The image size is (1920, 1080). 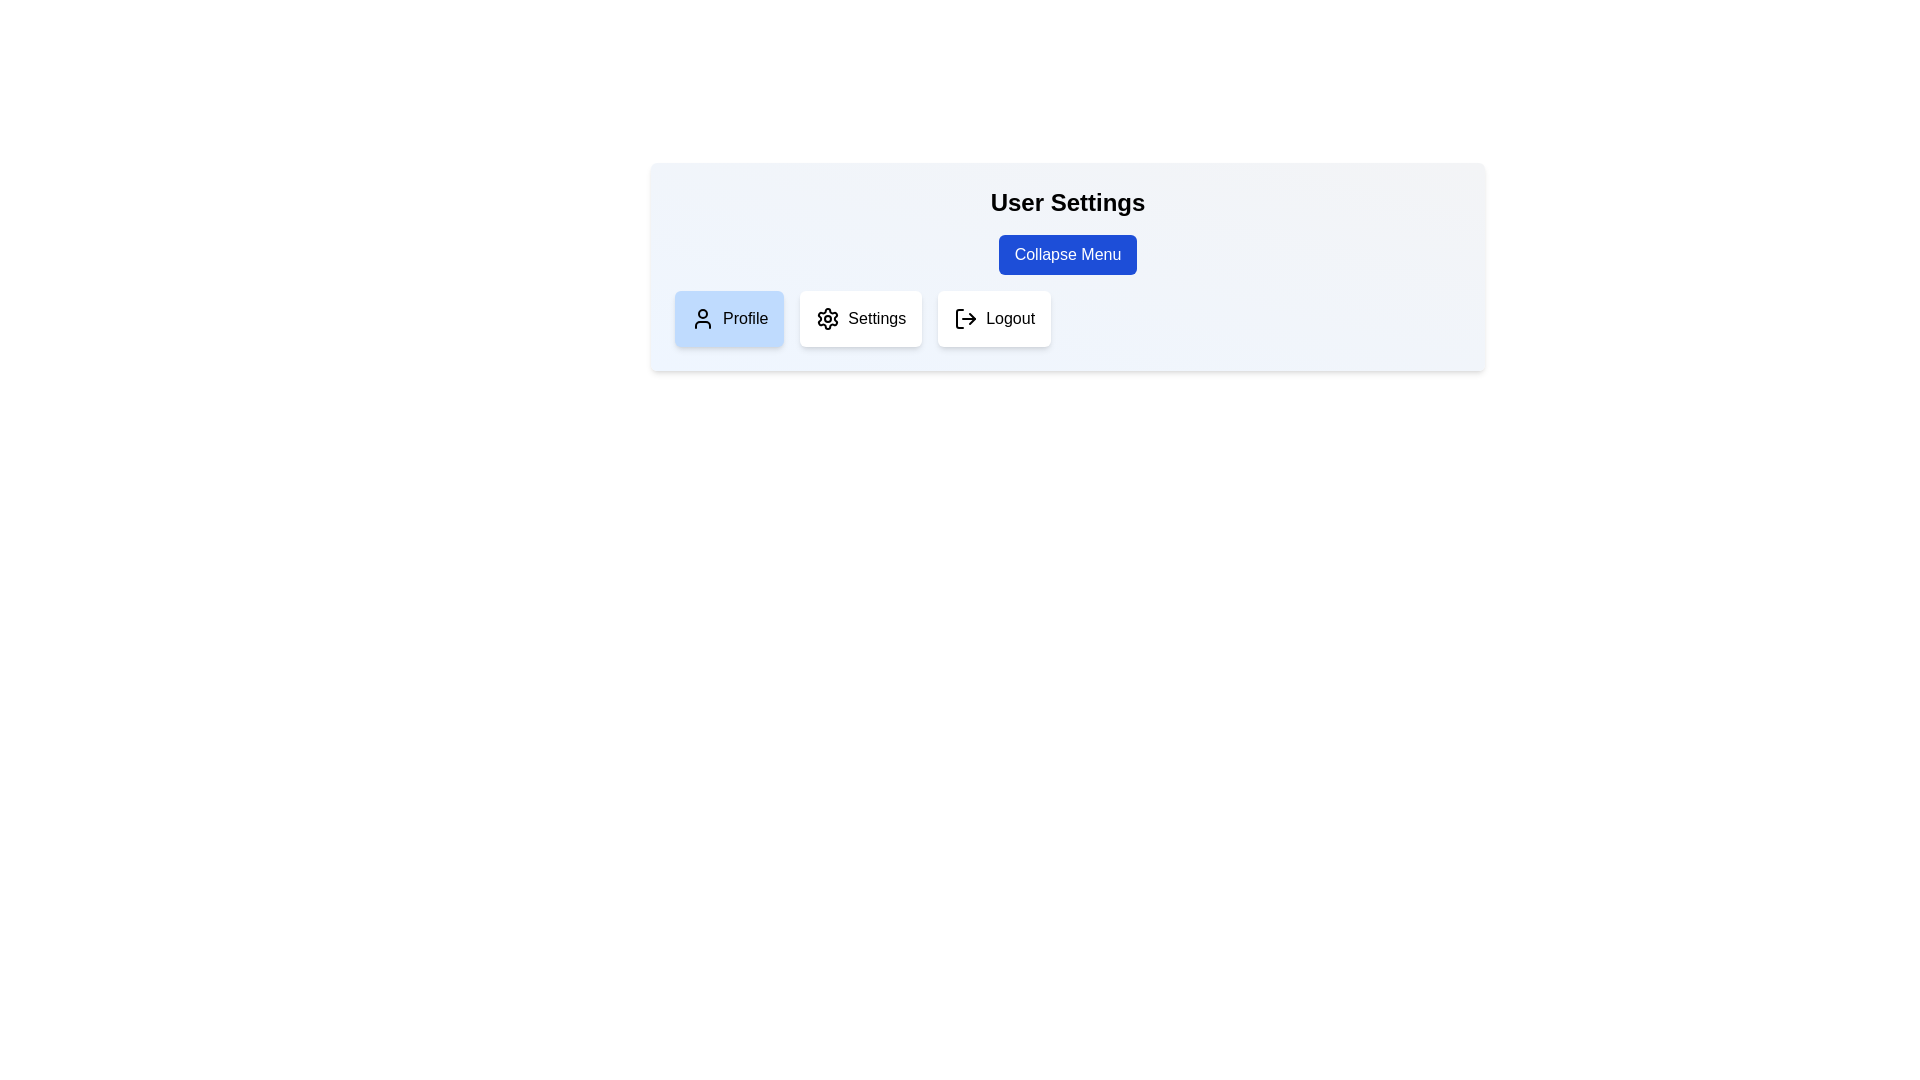 I want to click on the Settings icon to interact with it, so click(x=828, y=318).